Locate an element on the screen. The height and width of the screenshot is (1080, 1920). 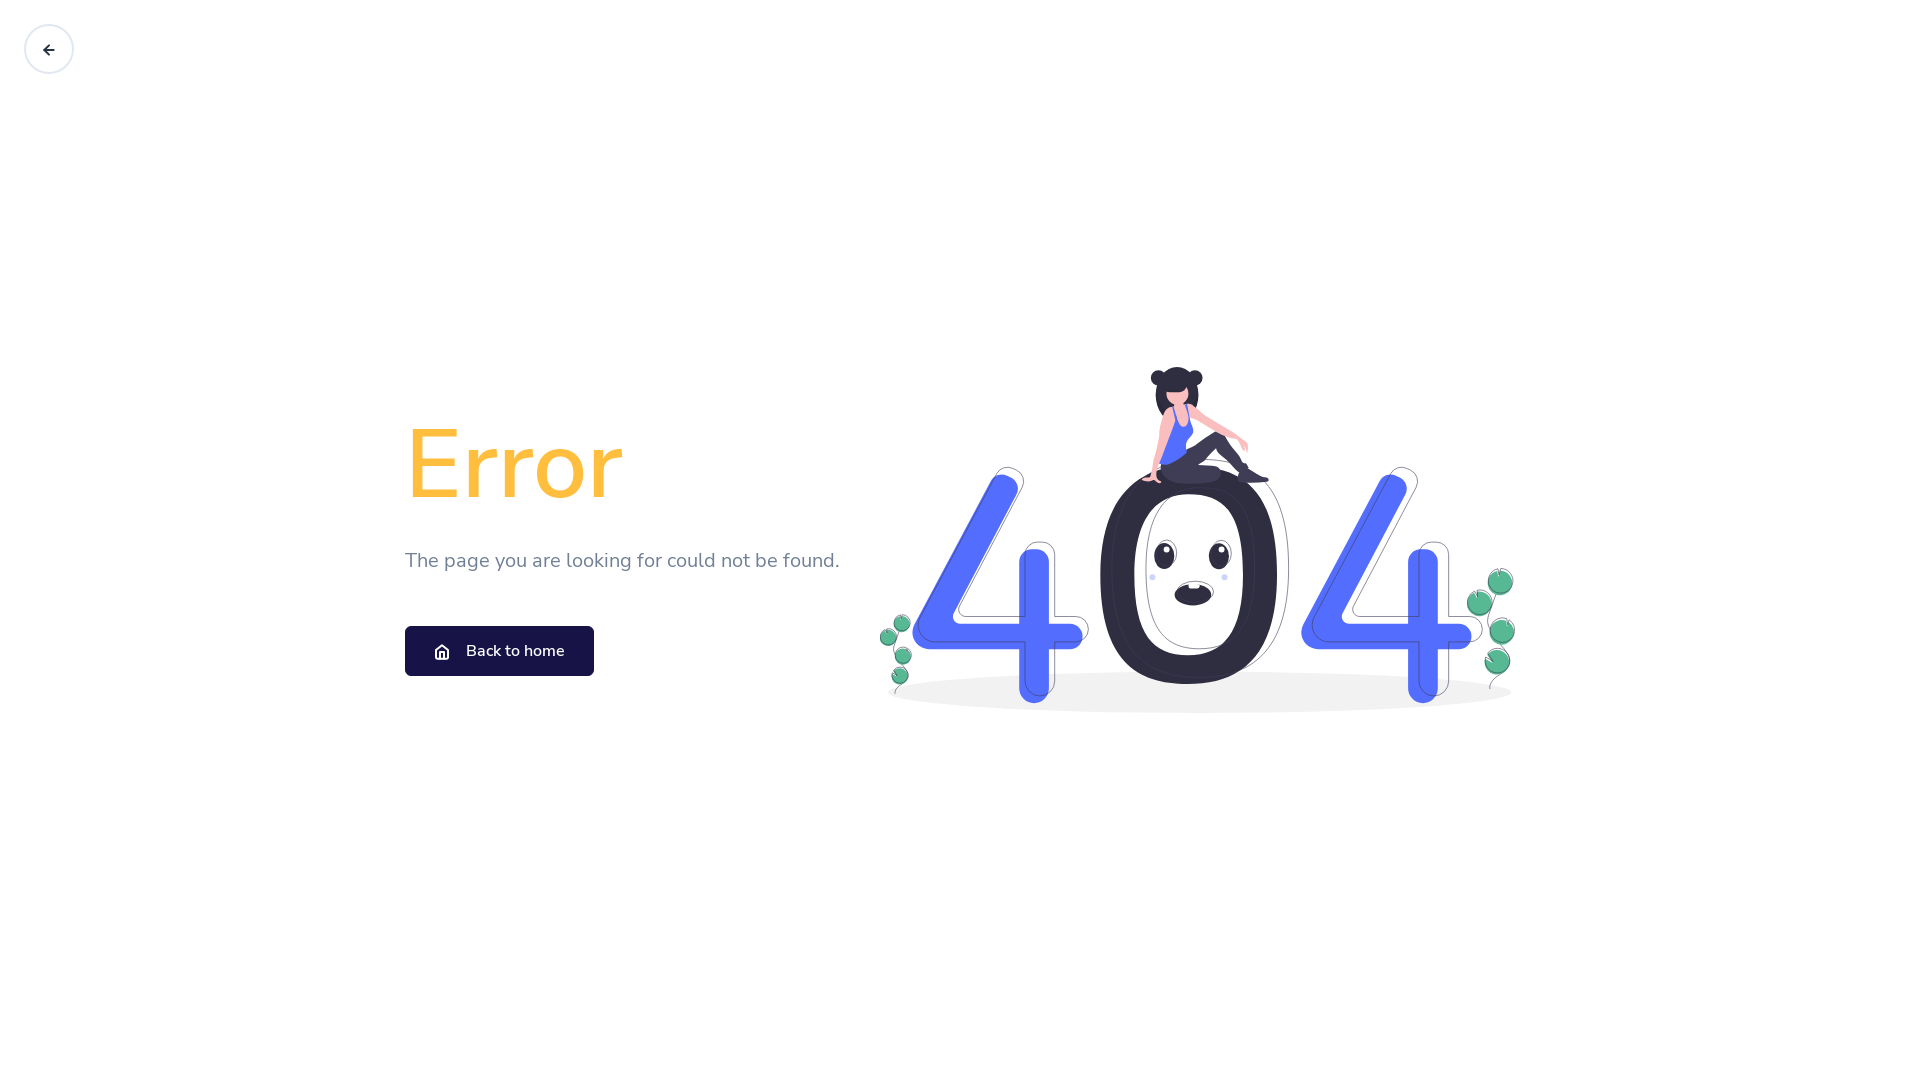
'Back to home' is located at coordinates (499, 651).